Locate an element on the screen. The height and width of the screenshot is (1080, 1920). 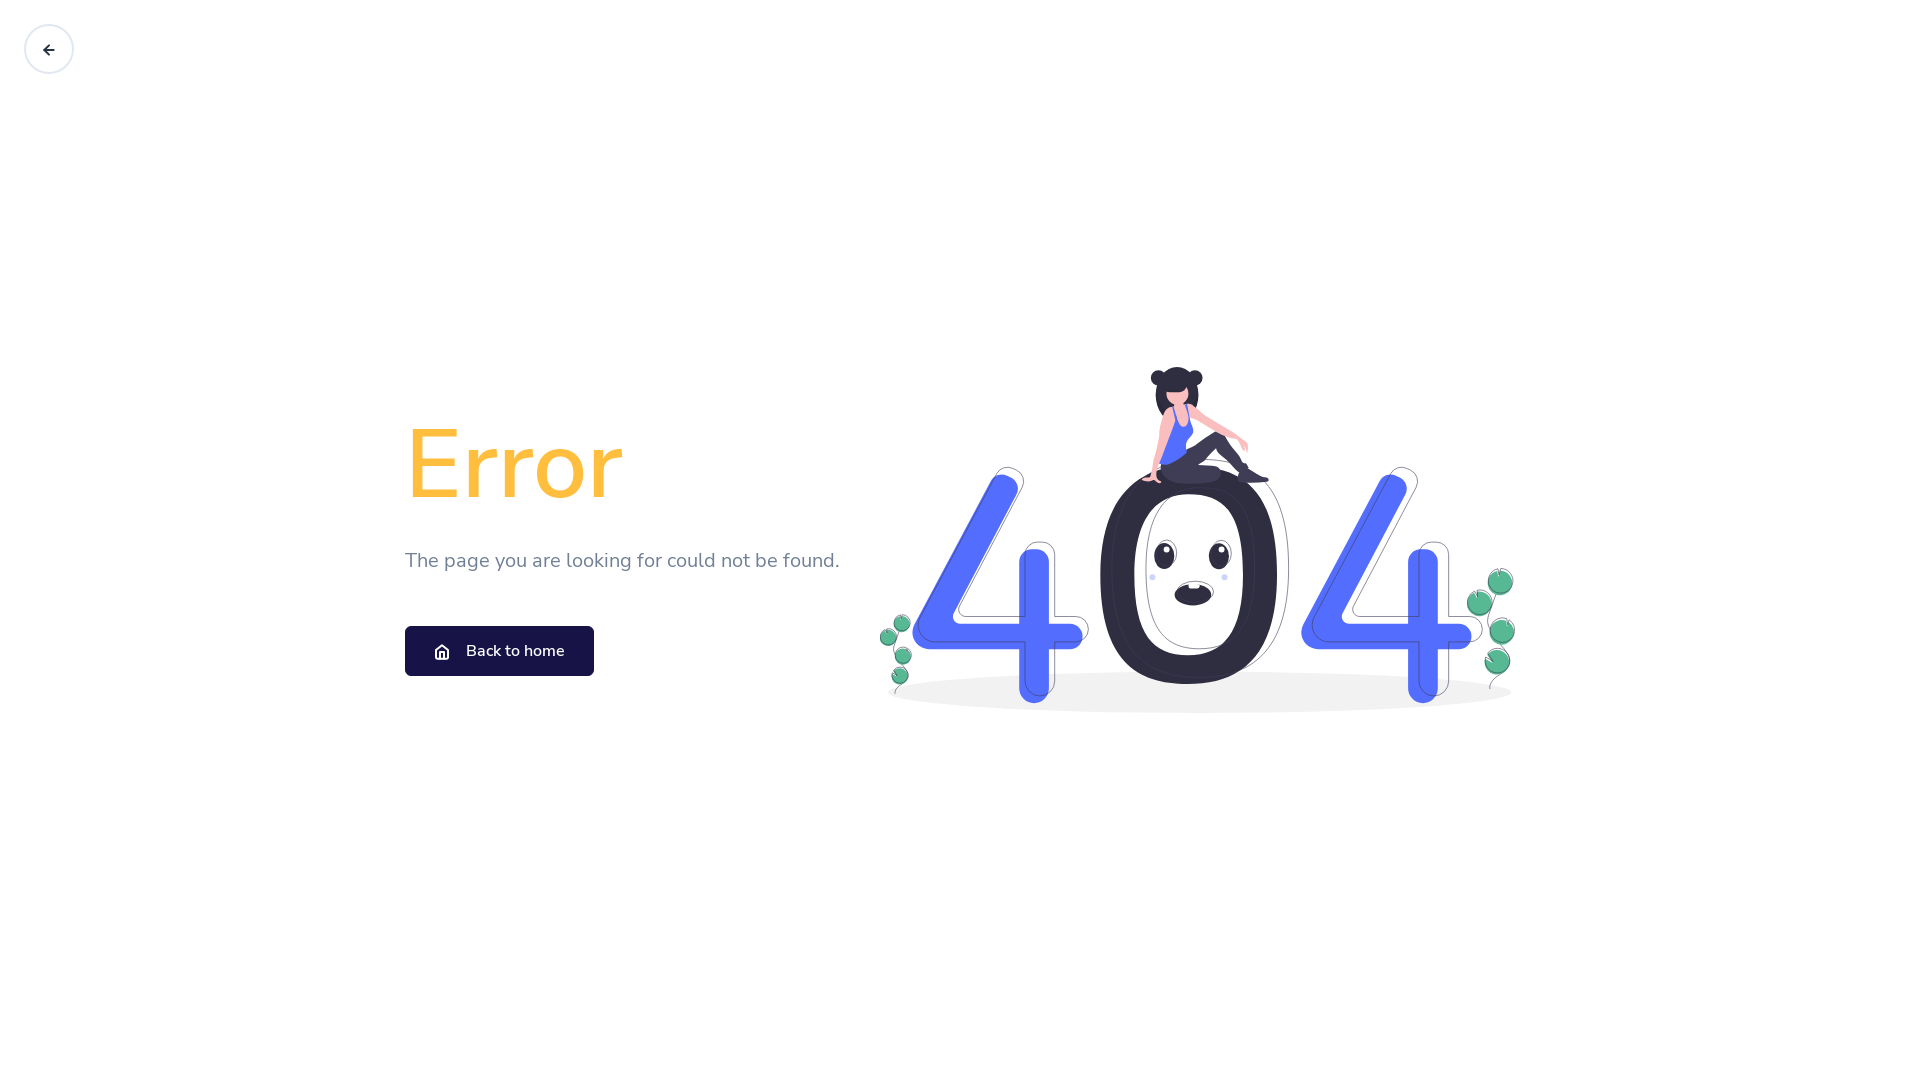
'Back to home' is located at coordinates (499, 651).